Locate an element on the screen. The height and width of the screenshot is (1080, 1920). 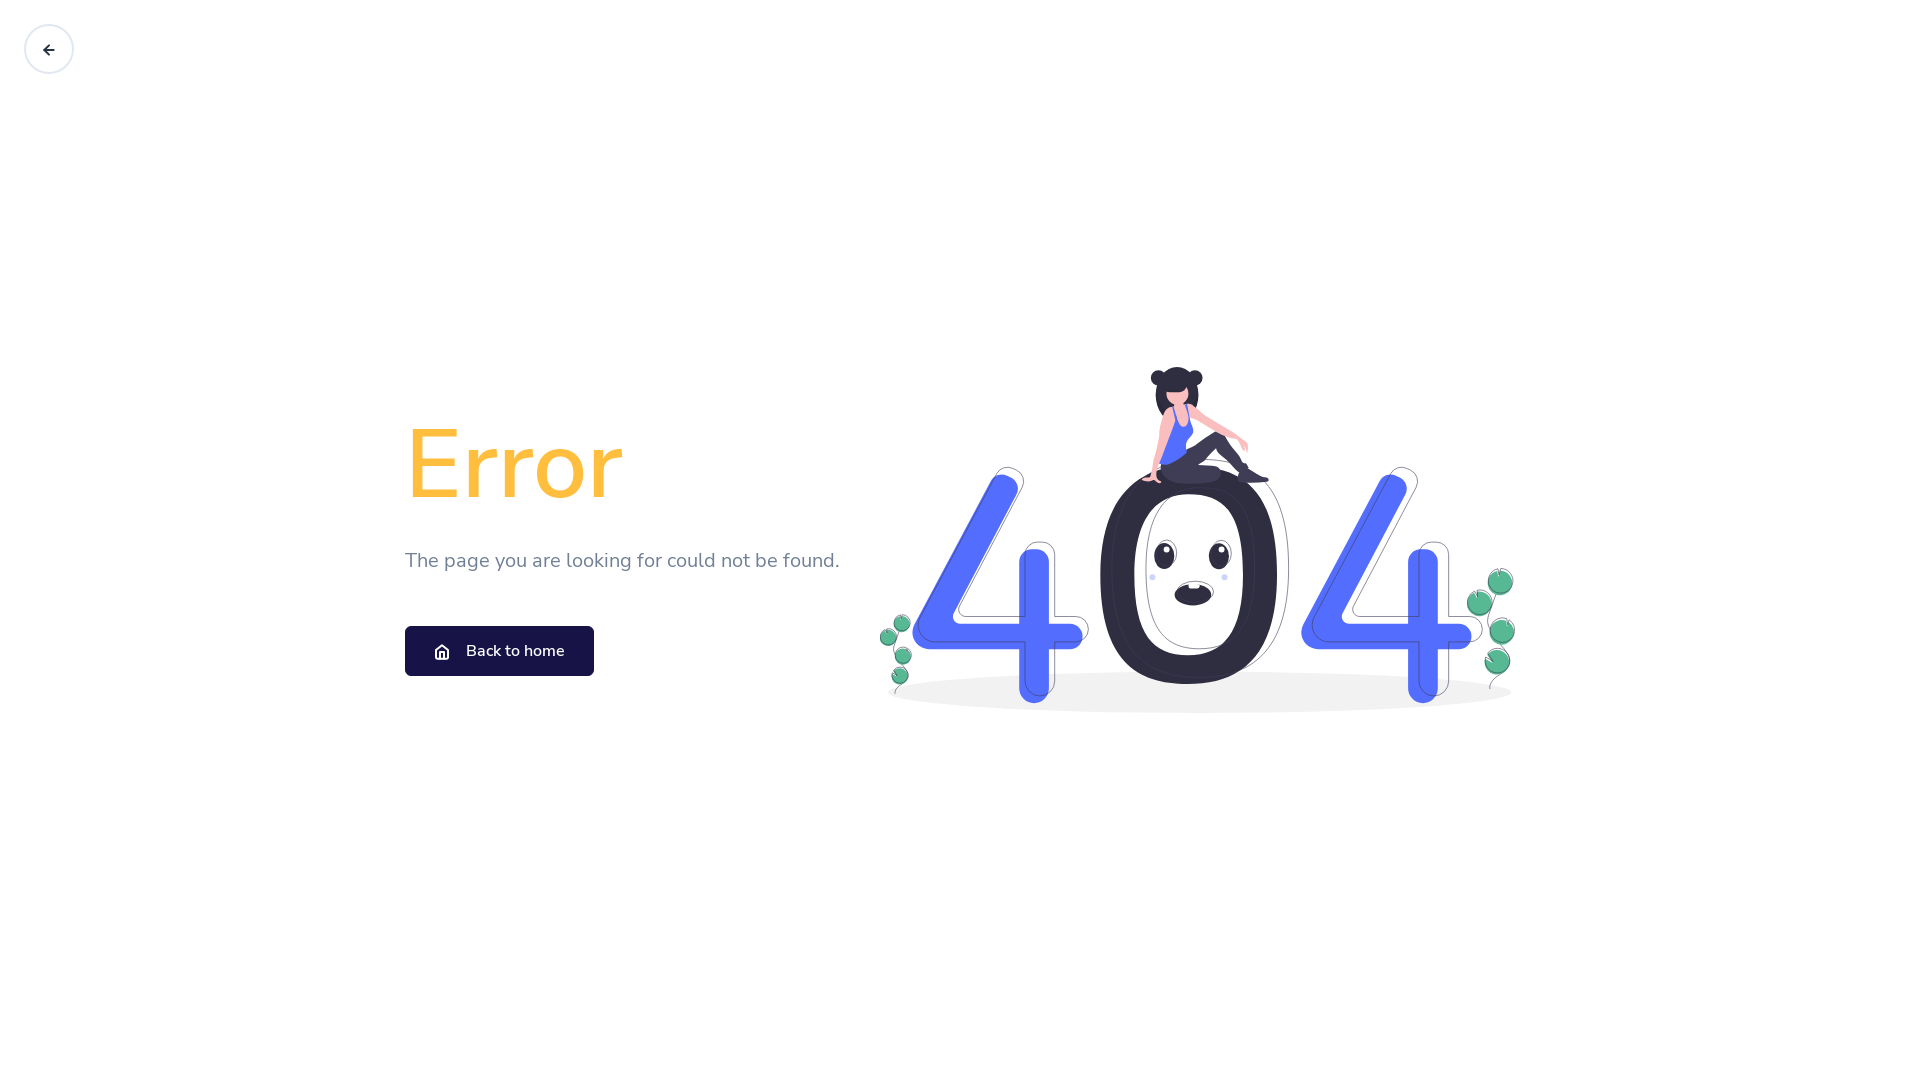
'Back to home' is located at coordinates (499, 651).